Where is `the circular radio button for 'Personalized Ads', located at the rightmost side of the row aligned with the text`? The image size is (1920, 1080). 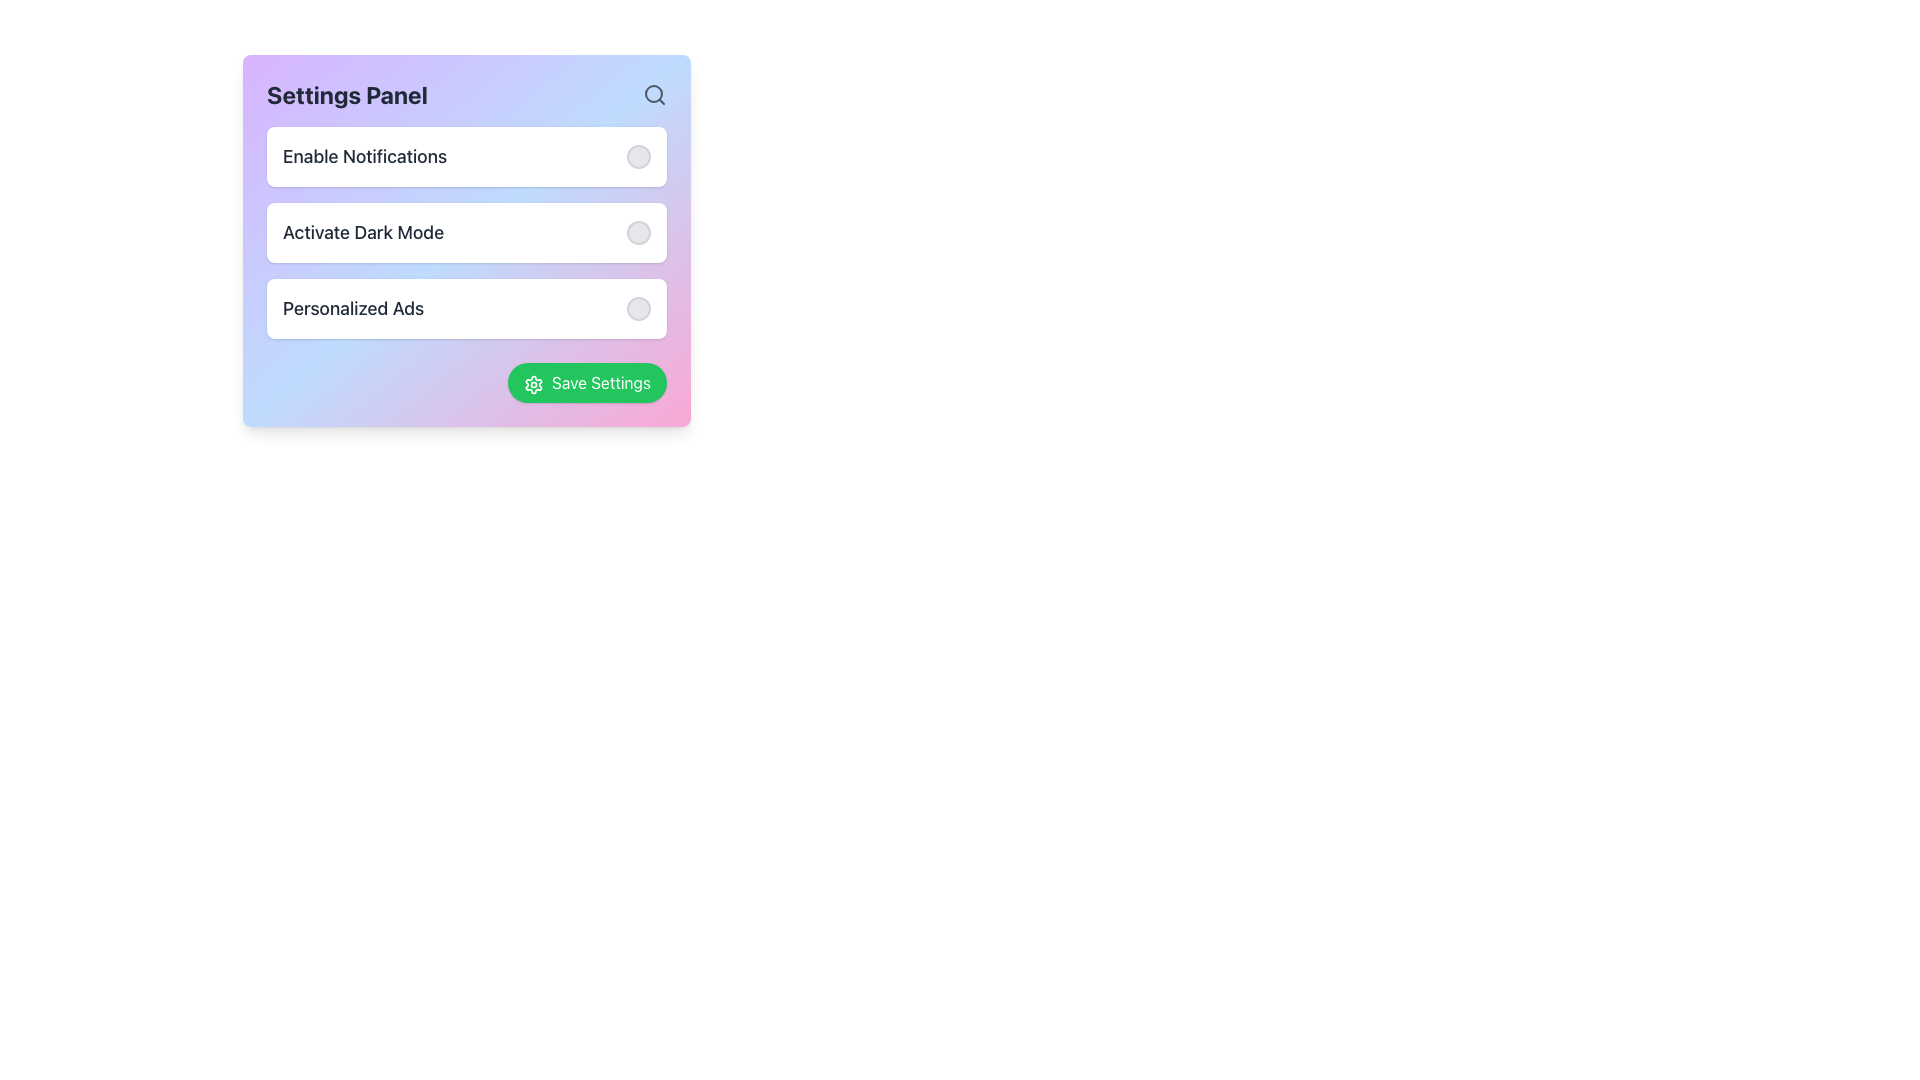 the circular radio button for 'Personalized Ads', located at the rightmost side of the row aligned with the text is located at coordinates (637, 308).